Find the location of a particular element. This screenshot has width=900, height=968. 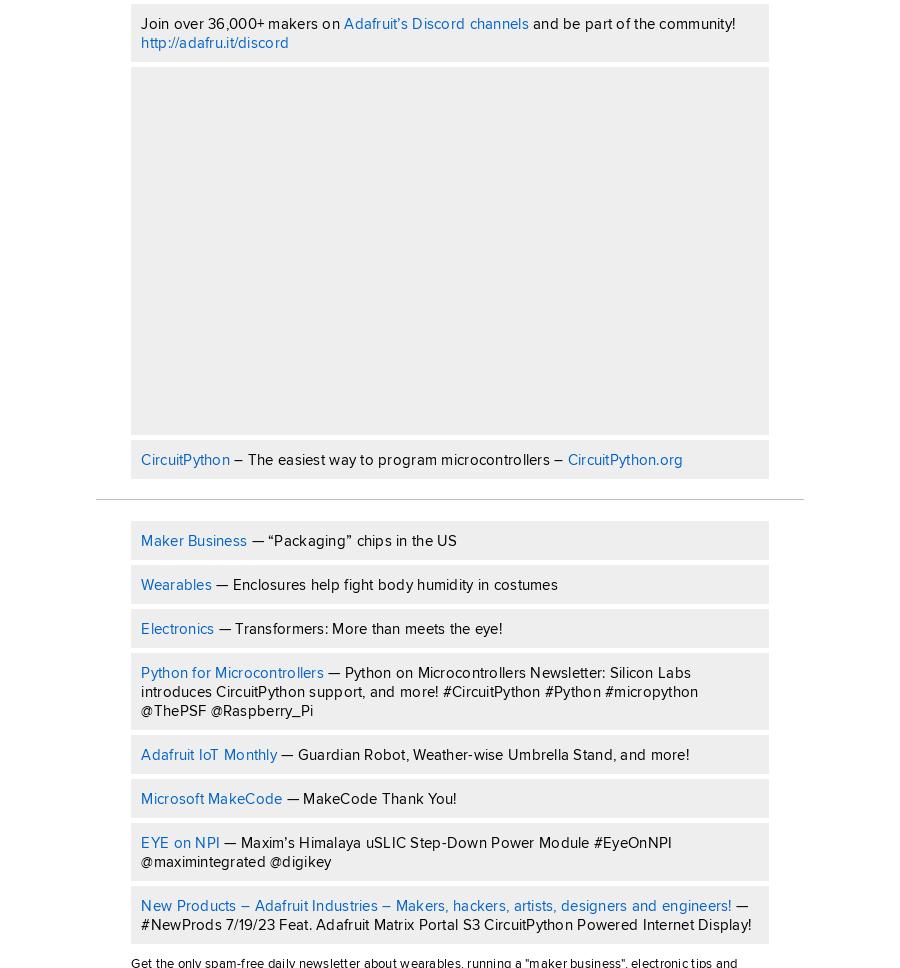

'— MakeCode Thank You!' is located at coordinates (280, 796).